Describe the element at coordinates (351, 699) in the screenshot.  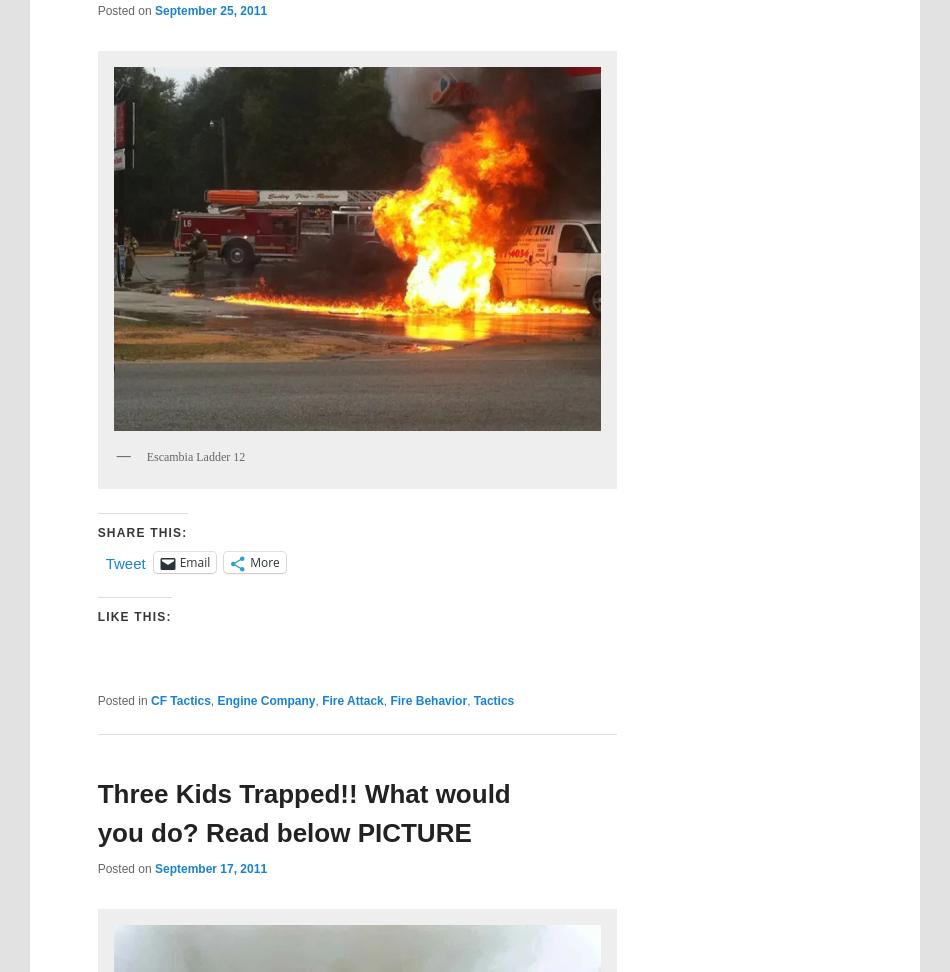
I see `'Fire Attack'` at that location.